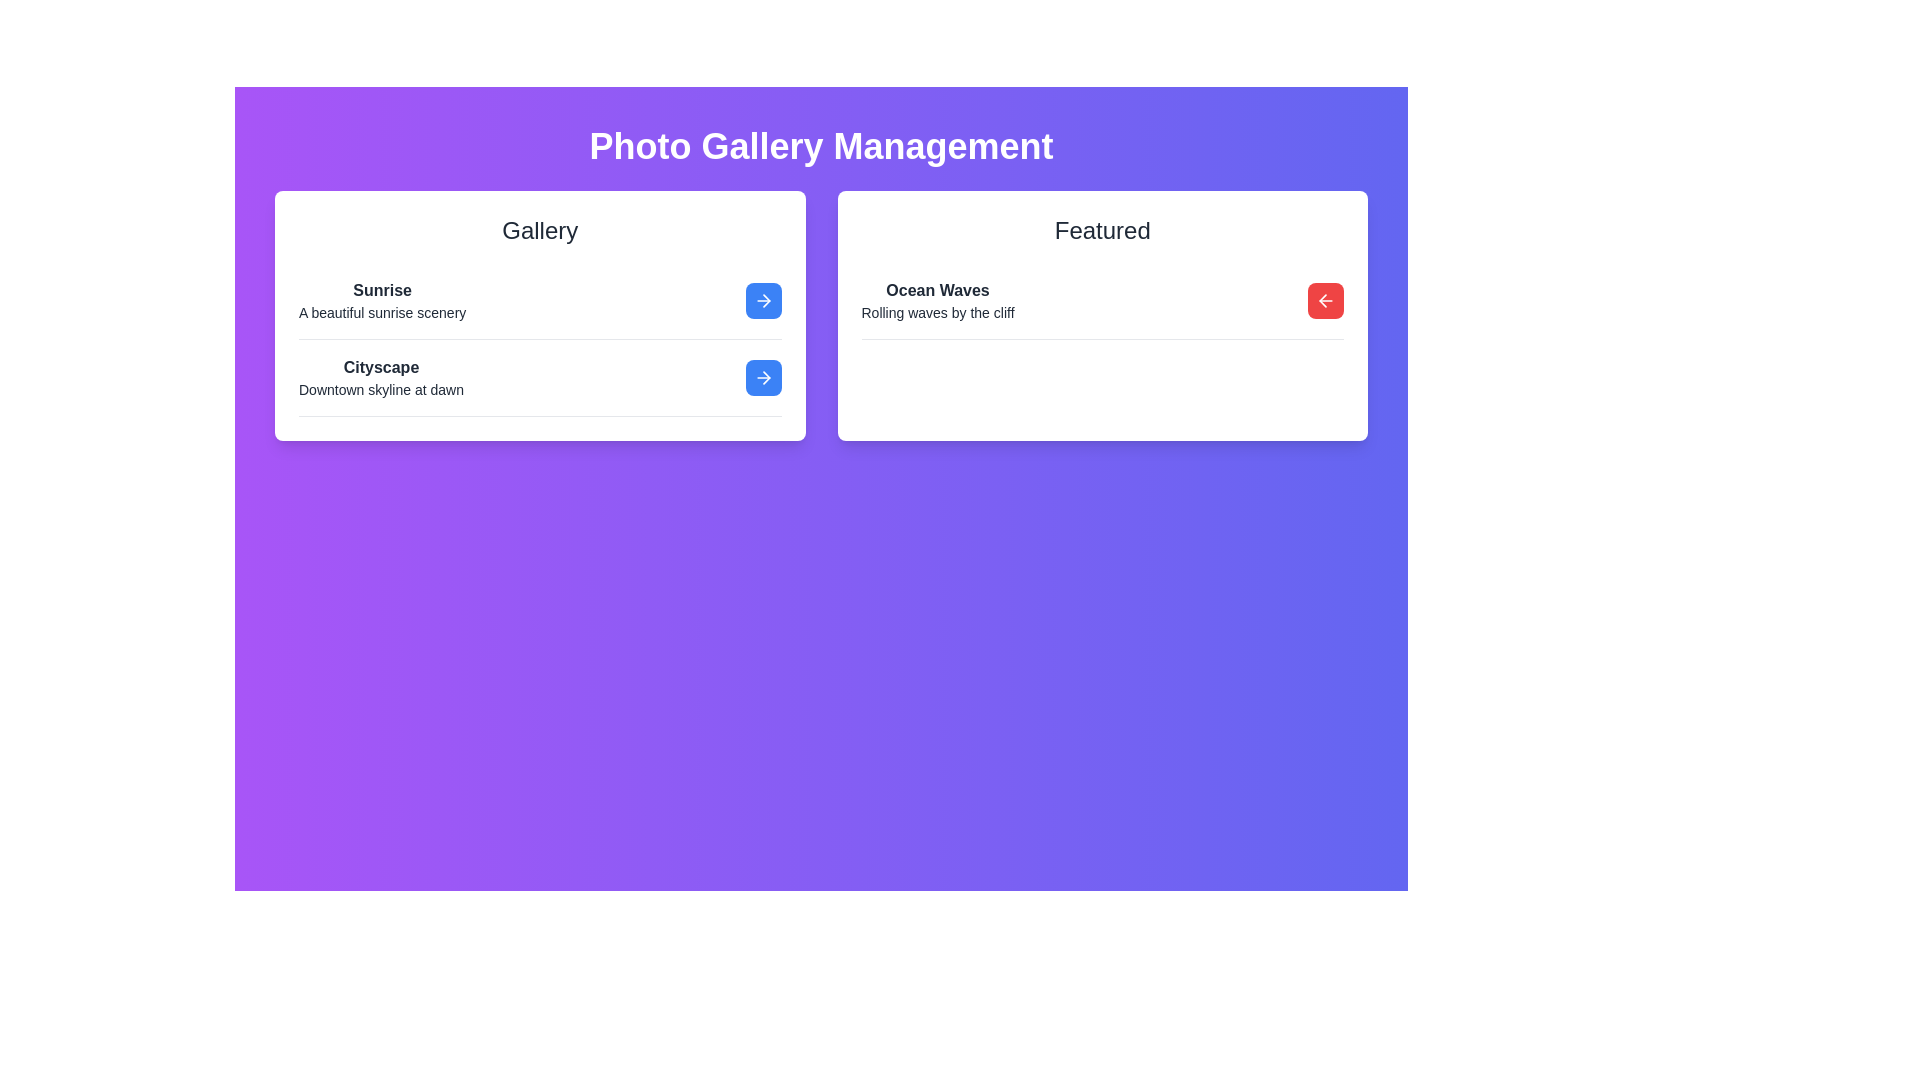 This screenshot has height=1080, width=1920. I want to click on the text block titled 'Ocean Waves' with the subtitle 'Rolling waves by the cliff' located in the right card under the 'Featured' section, positioned to the left of a red button with an arrow icon, so click(937, 300).